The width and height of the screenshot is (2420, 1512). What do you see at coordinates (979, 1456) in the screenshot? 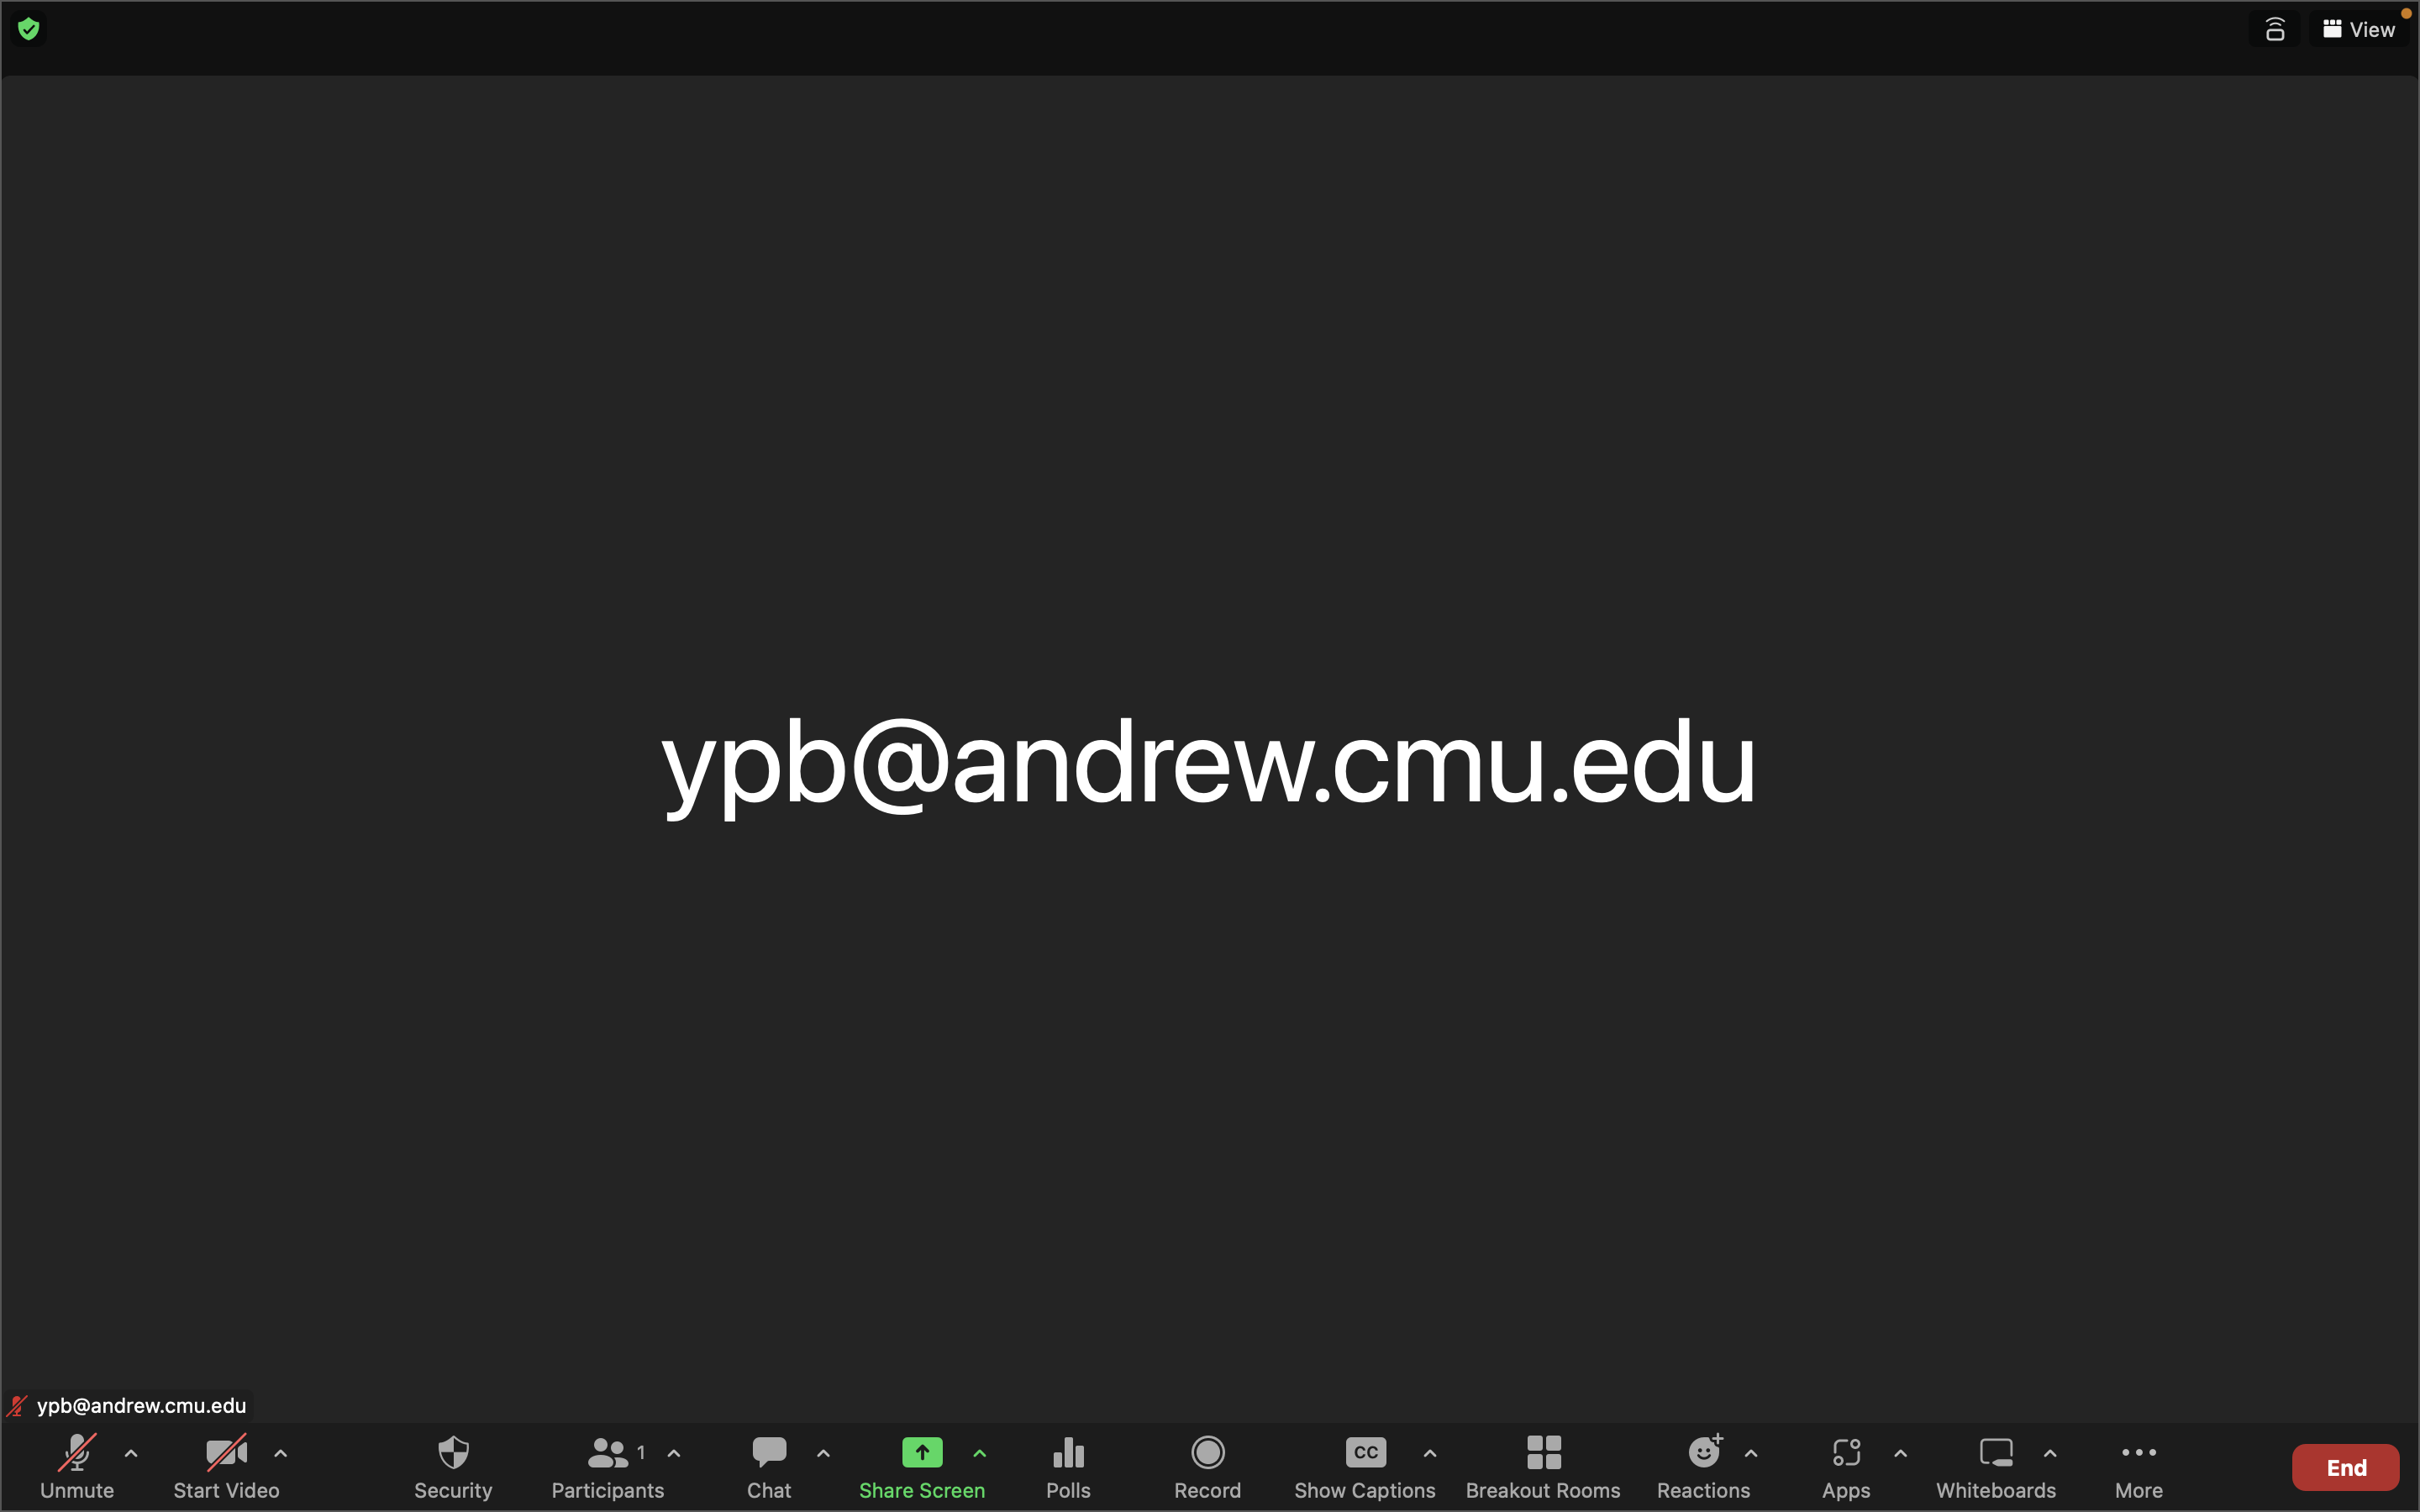
I see `screen sharing choices` at bounding box center [979, 1456].